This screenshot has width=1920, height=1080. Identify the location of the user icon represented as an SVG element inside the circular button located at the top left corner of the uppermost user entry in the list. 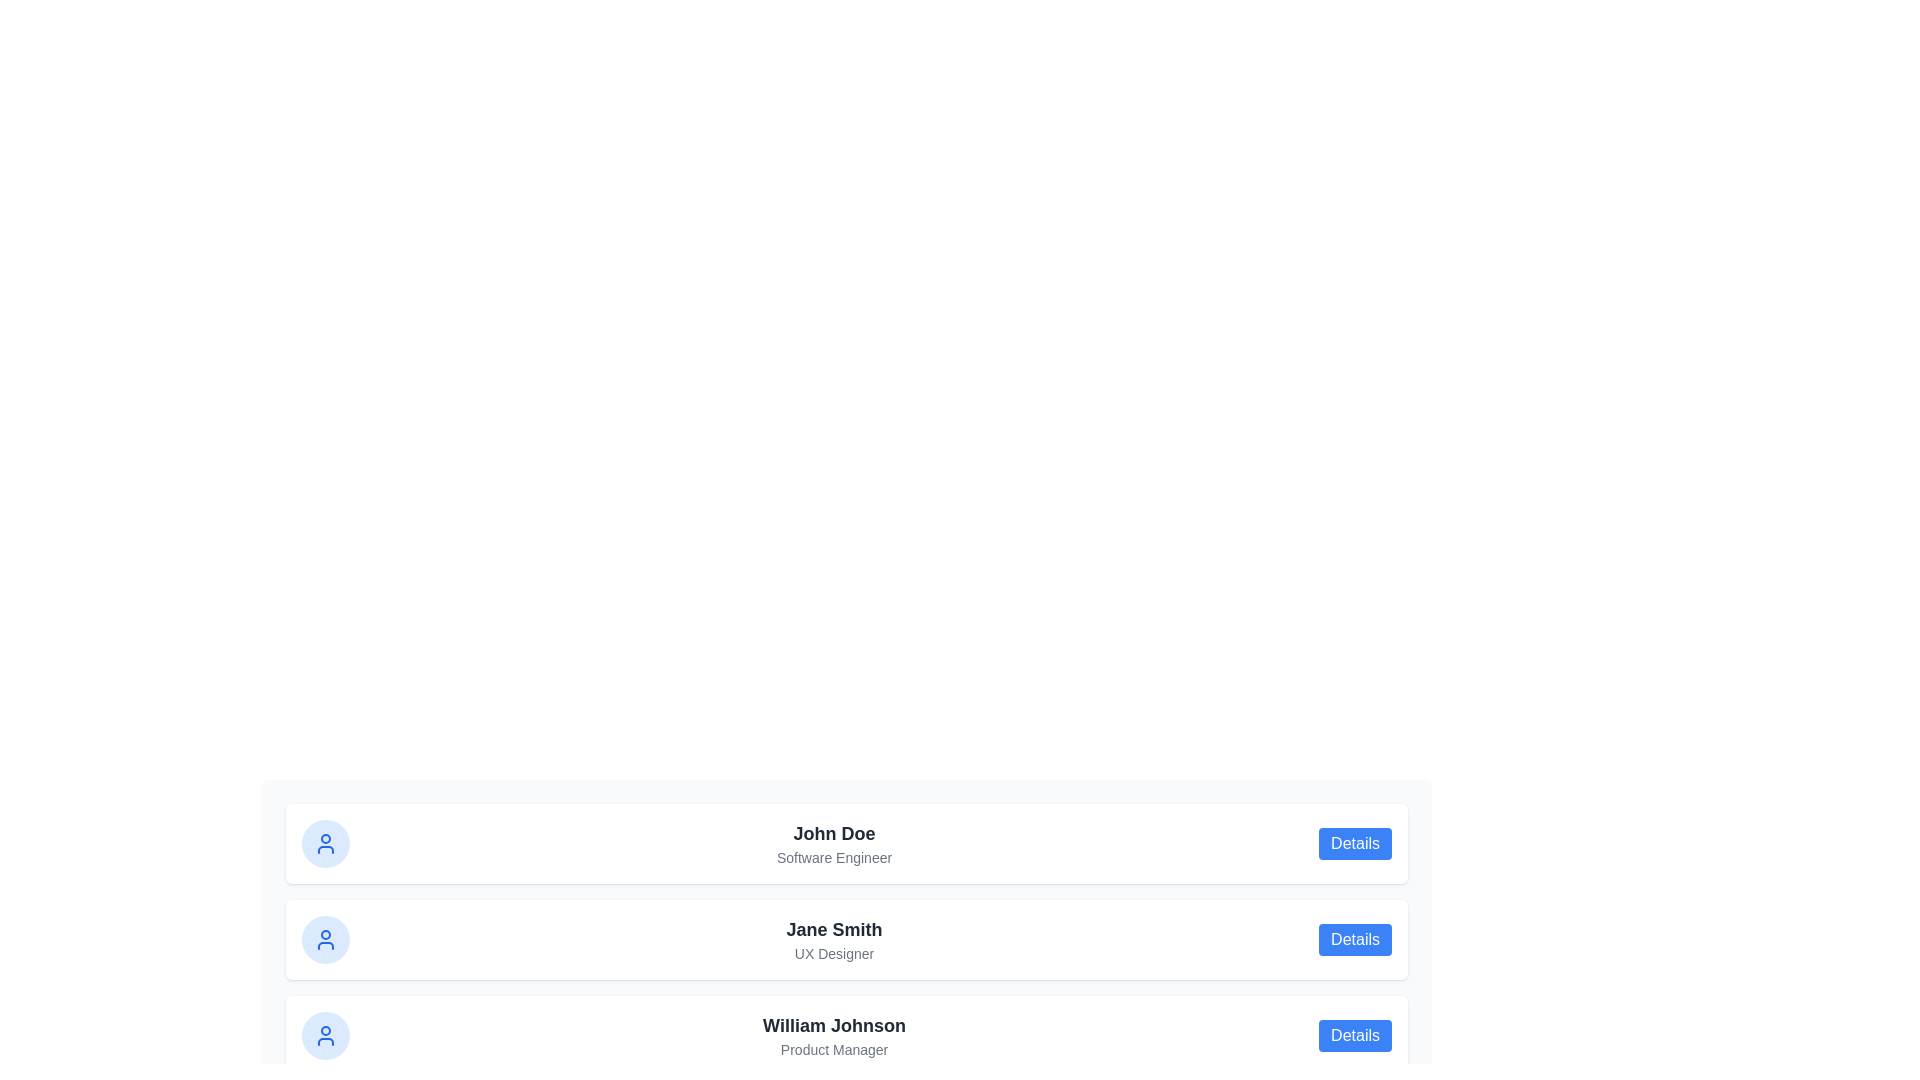
(326, 844).